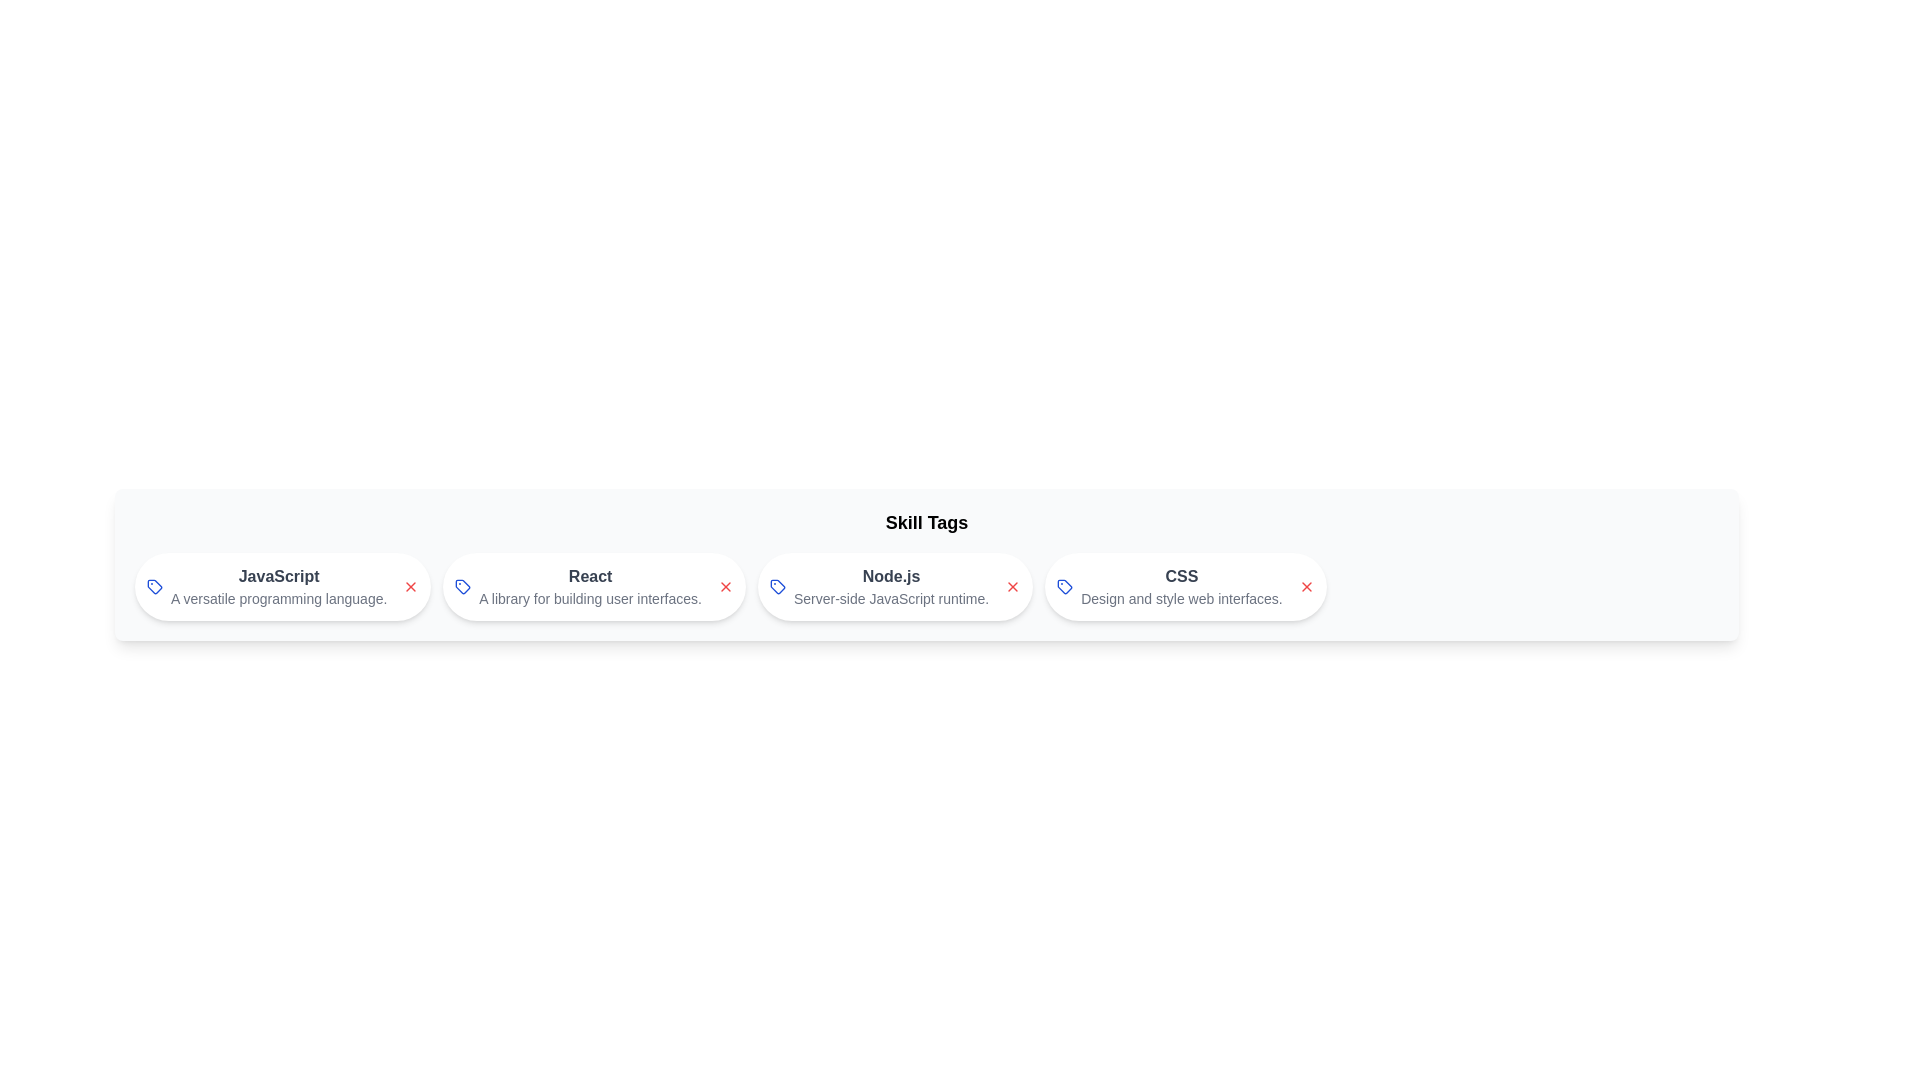 The image size is (1920, 1080). I want to click on close button of the skill chip labeled React, so click(724, 585).